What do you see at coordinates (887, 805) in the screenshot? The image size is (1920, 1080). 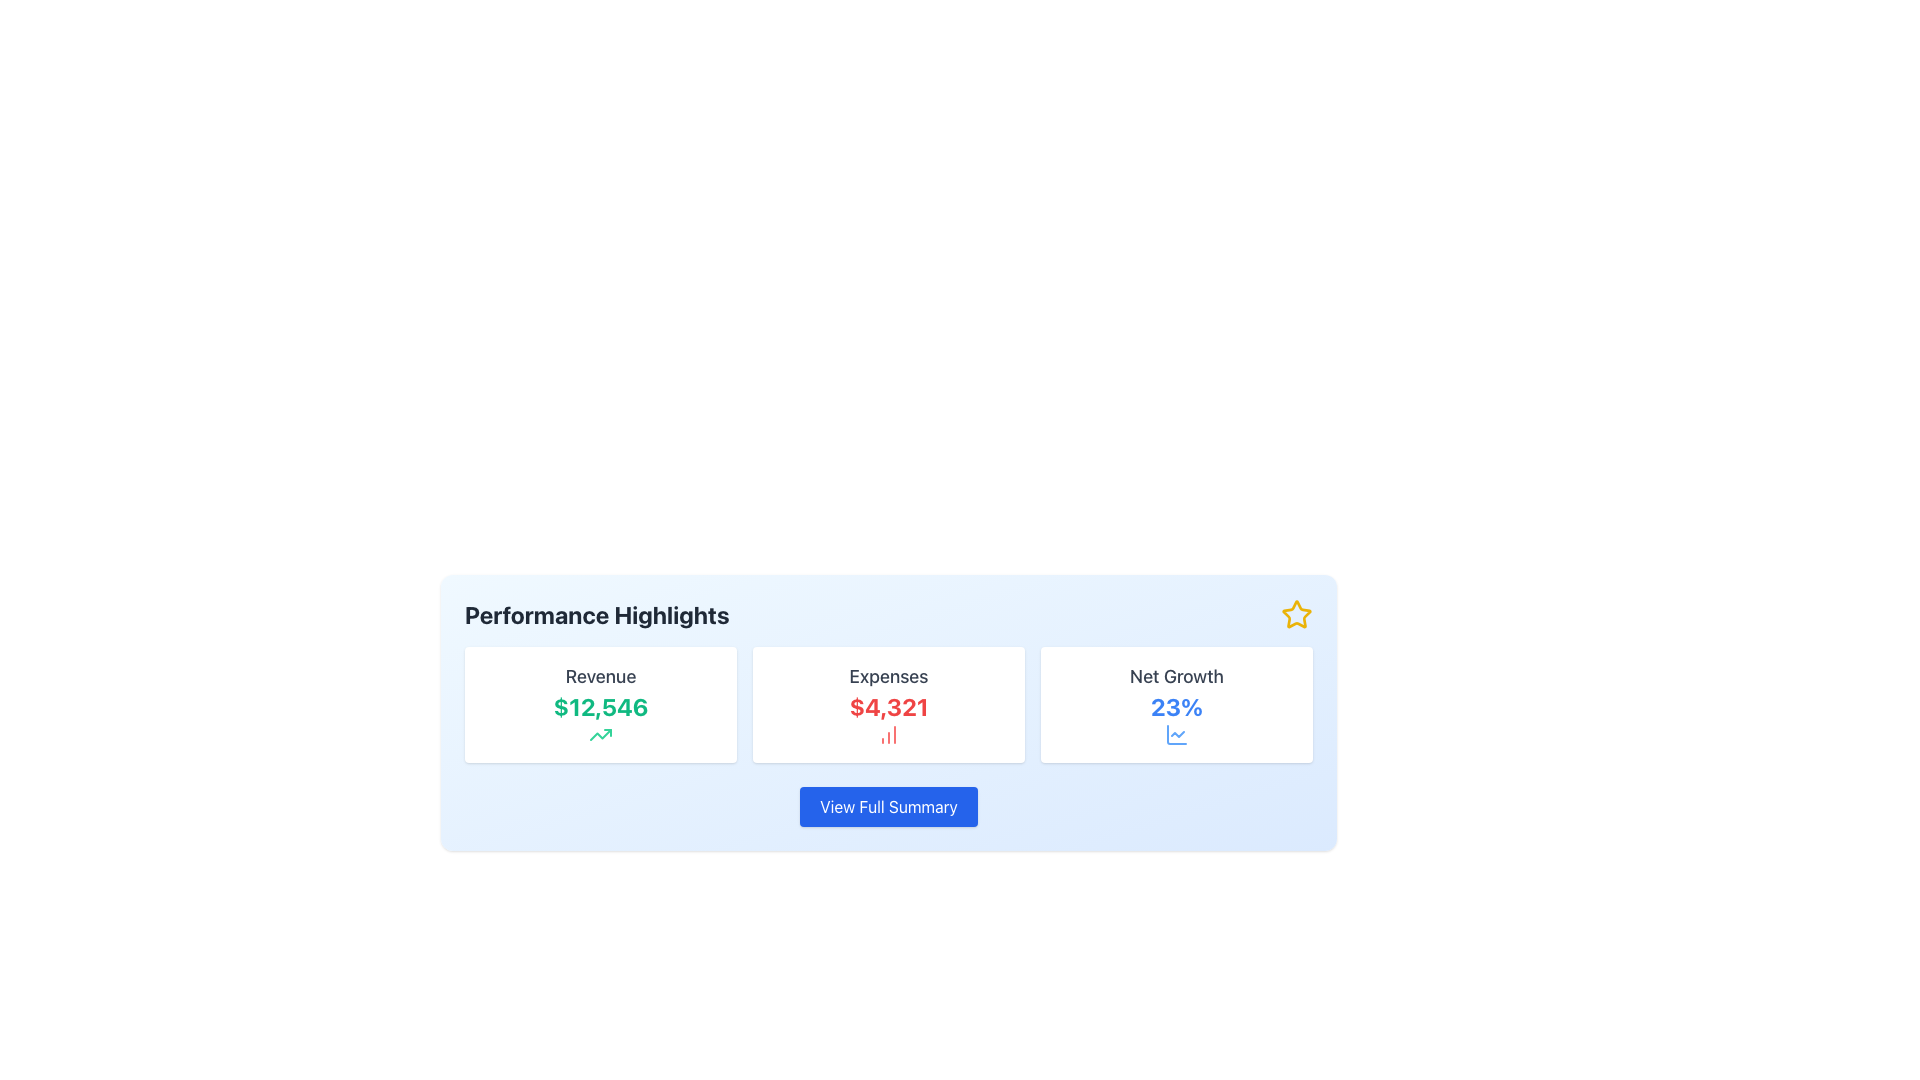 I see `the navigation button located centrally at the bottom of the 'Performance Highlights' component` at bounding box center [887, 805].